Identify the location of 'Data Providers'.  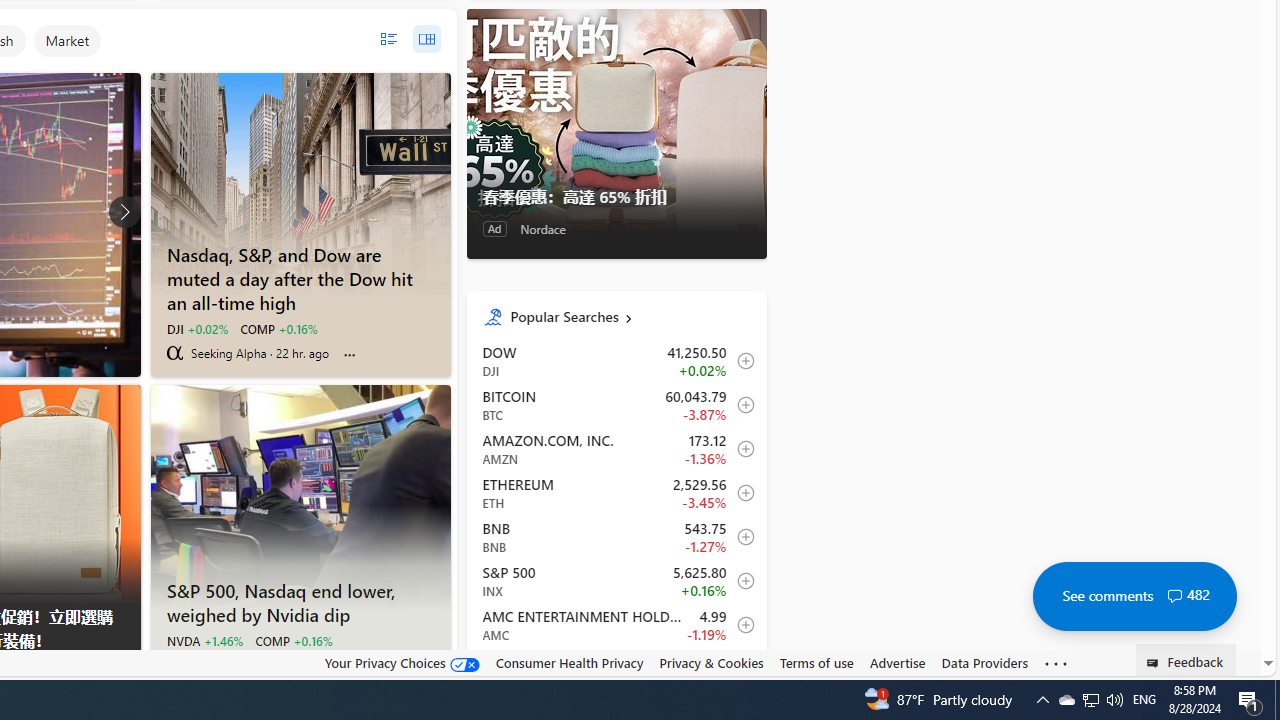
(984, 662).